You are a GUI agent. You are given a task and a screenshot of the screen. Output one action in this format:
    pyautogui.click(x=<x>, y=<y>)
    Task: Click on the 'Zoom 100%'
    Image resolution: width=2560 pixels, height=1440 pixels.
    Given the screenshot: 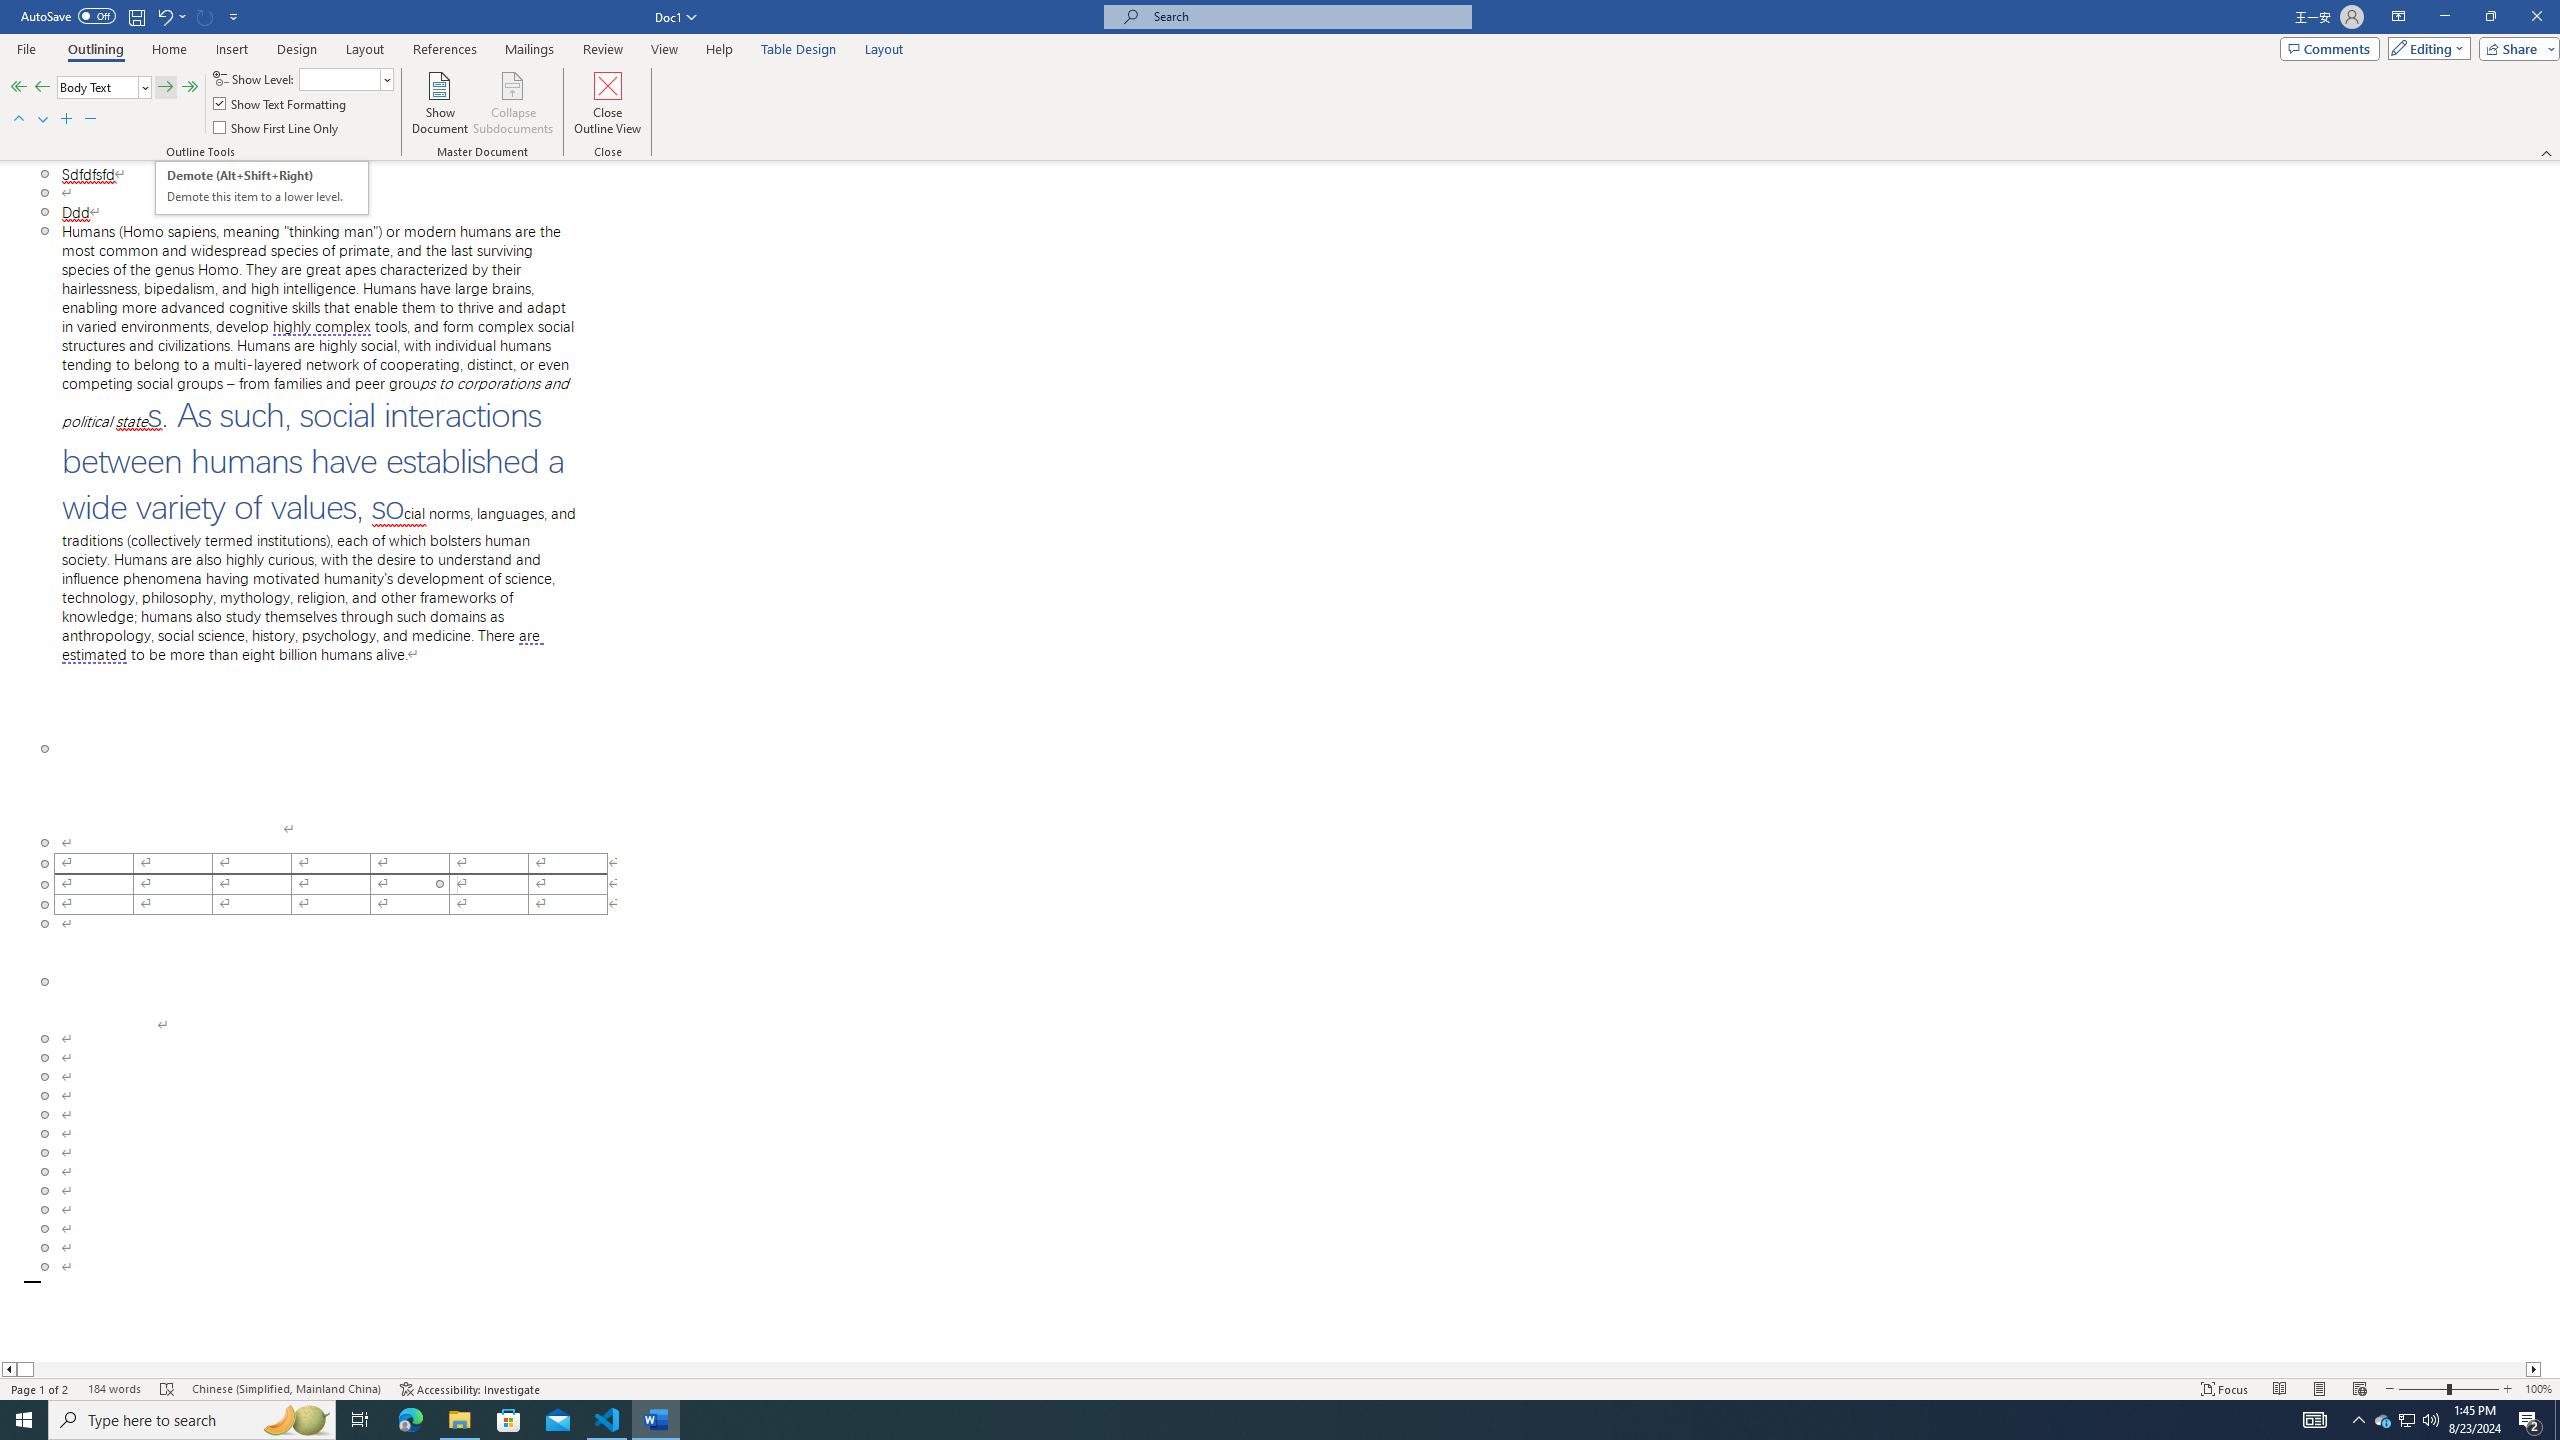 What is the action you would take?
    pyautogui.click(x=2537, y=1389)
    